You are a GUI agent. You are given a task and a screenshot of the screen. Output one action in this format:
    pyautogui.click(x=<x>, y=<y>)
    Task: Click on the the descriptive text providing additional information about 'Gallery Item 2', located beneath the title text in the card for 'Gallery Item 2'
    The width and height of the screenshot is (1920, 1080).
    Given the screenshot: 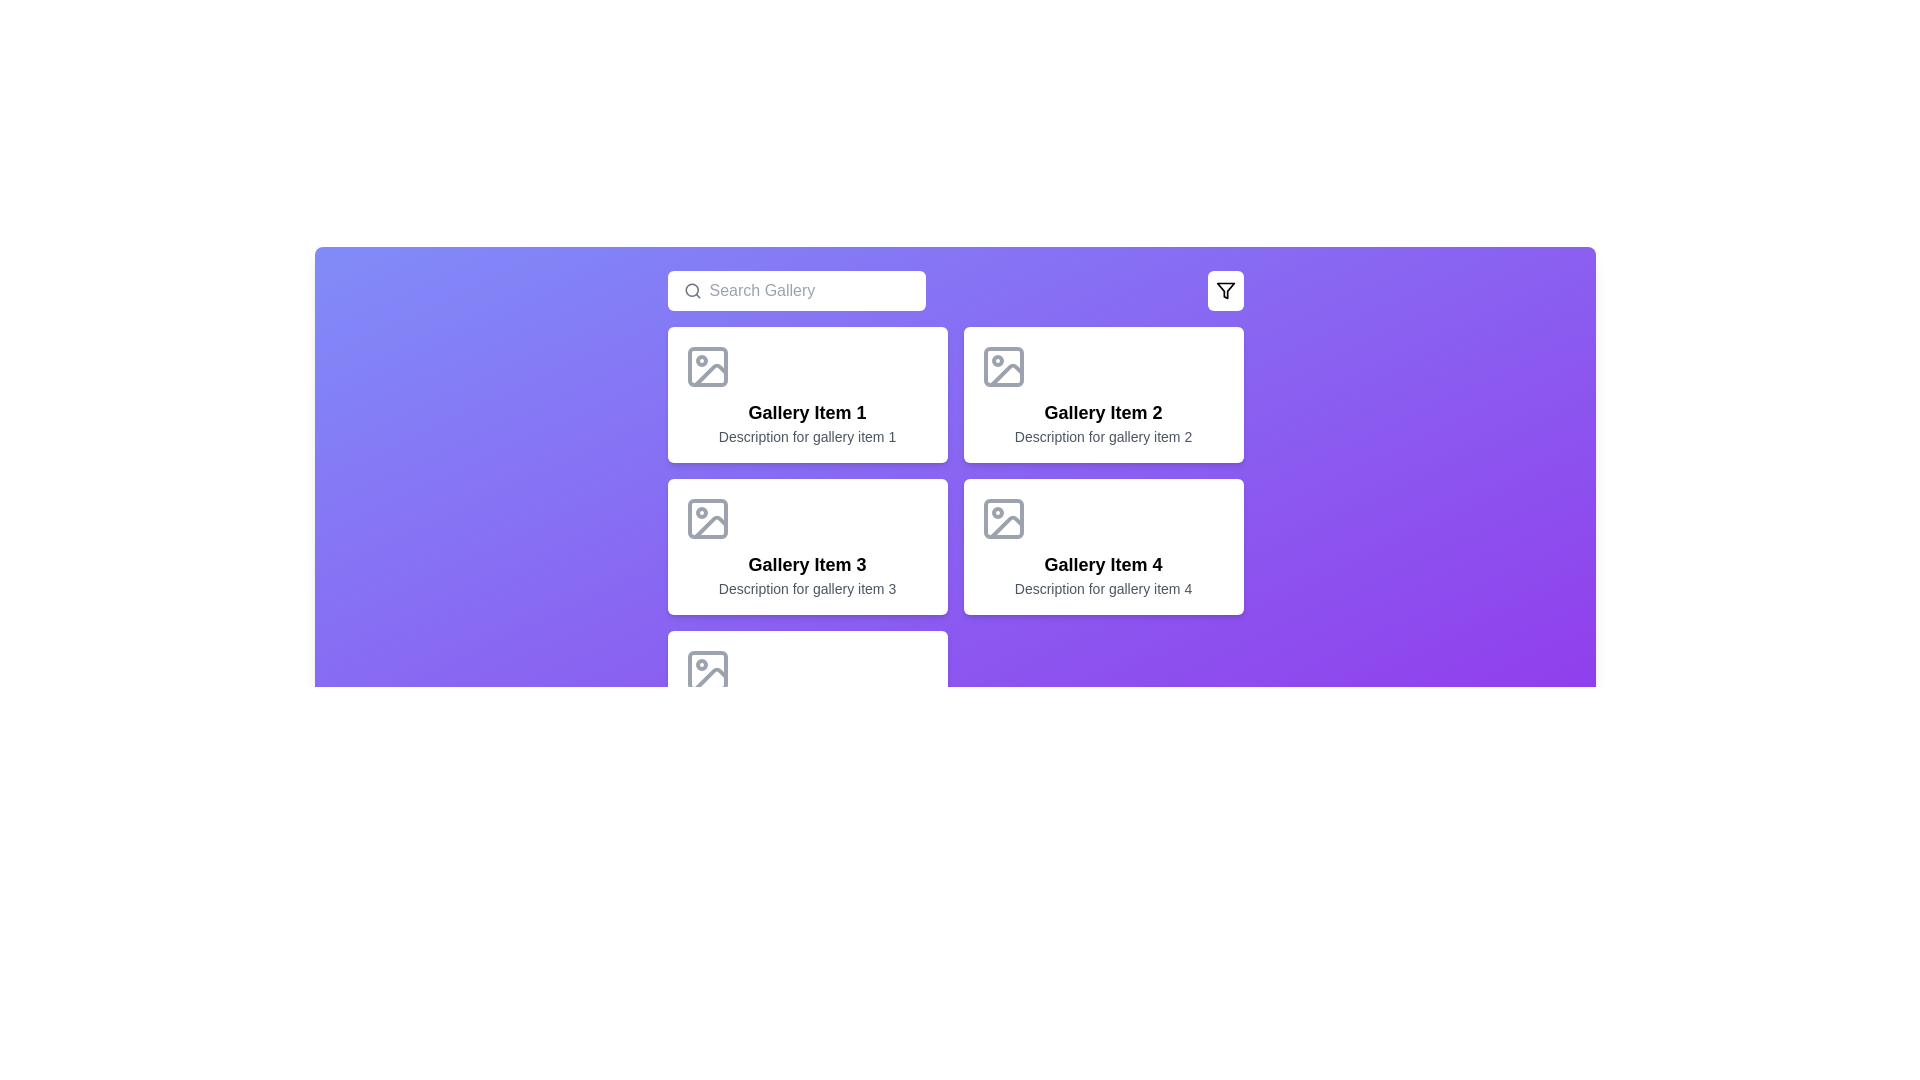 What is the action you would take?
    pyautogui.click(x=1102, y=435)
    